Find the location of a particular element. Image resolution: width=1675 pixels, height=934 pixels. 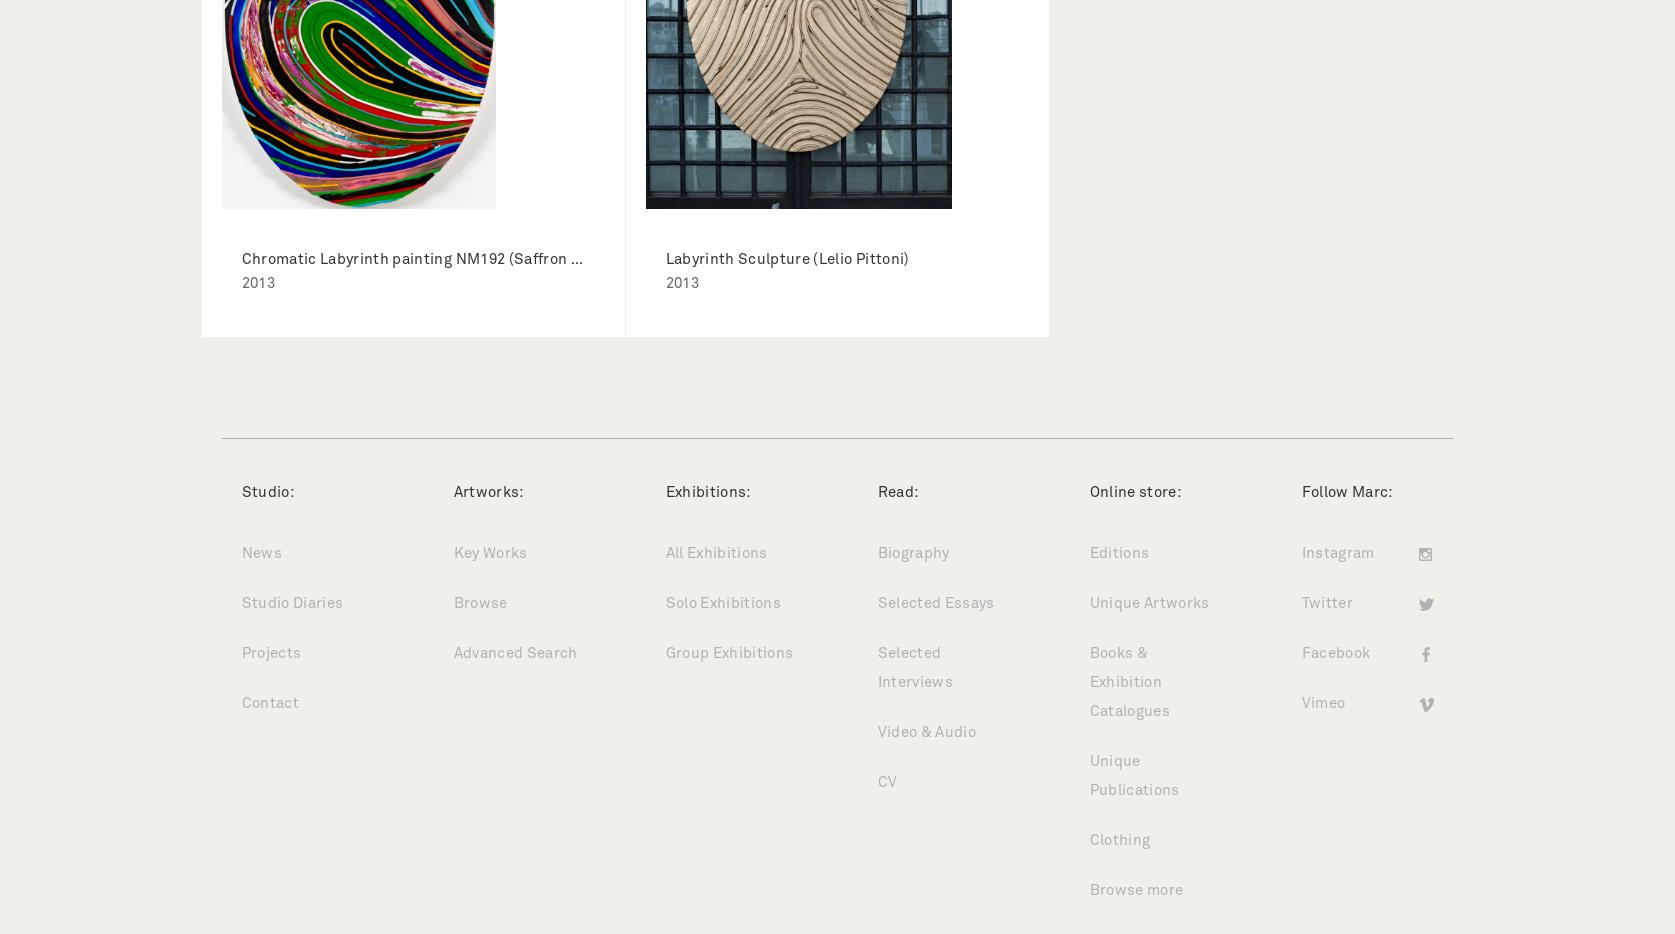

'Projects' is located at coordinates (270, 653).